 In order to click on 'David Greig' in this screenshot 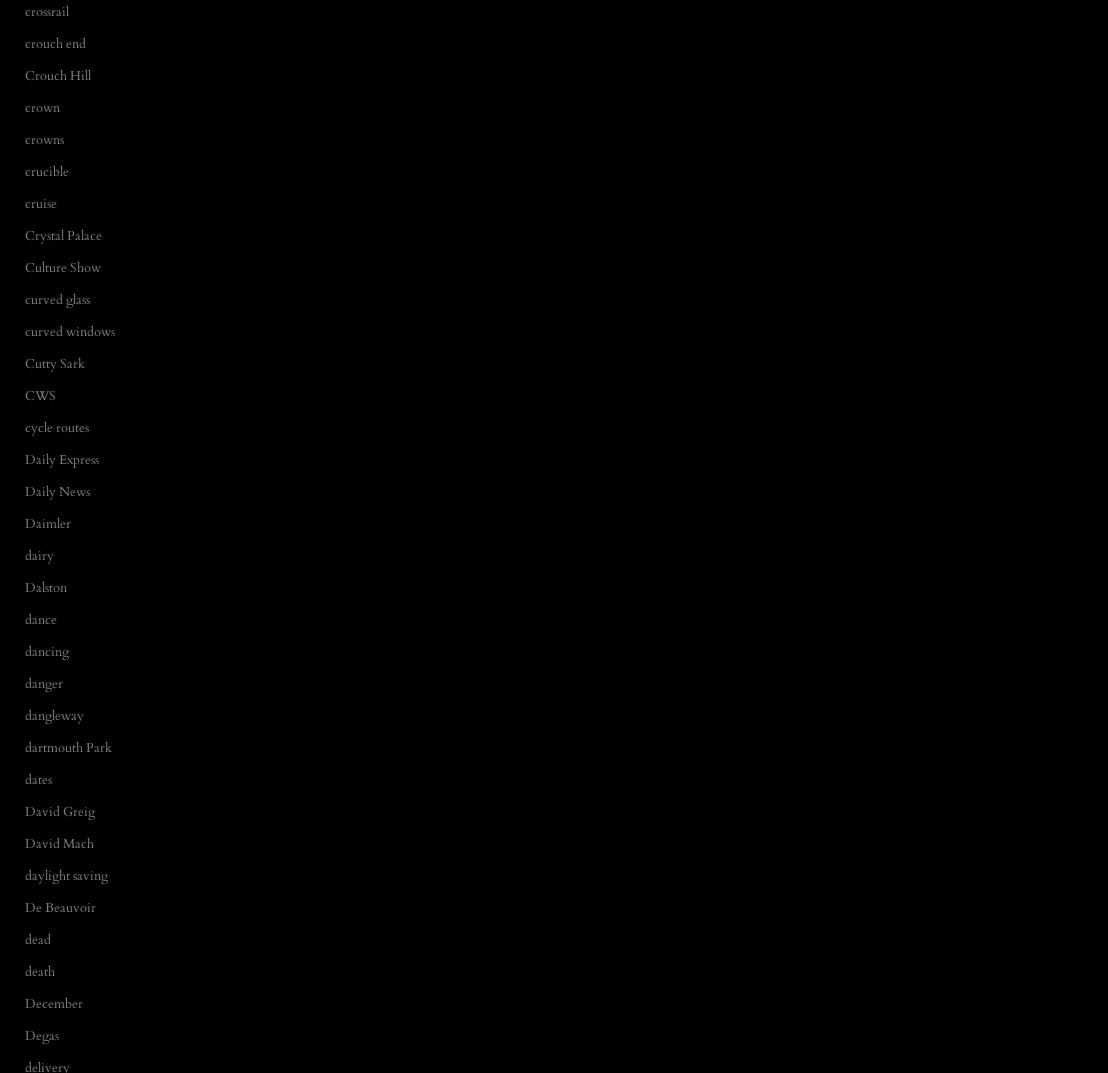, I will do `click(59, 810)`.